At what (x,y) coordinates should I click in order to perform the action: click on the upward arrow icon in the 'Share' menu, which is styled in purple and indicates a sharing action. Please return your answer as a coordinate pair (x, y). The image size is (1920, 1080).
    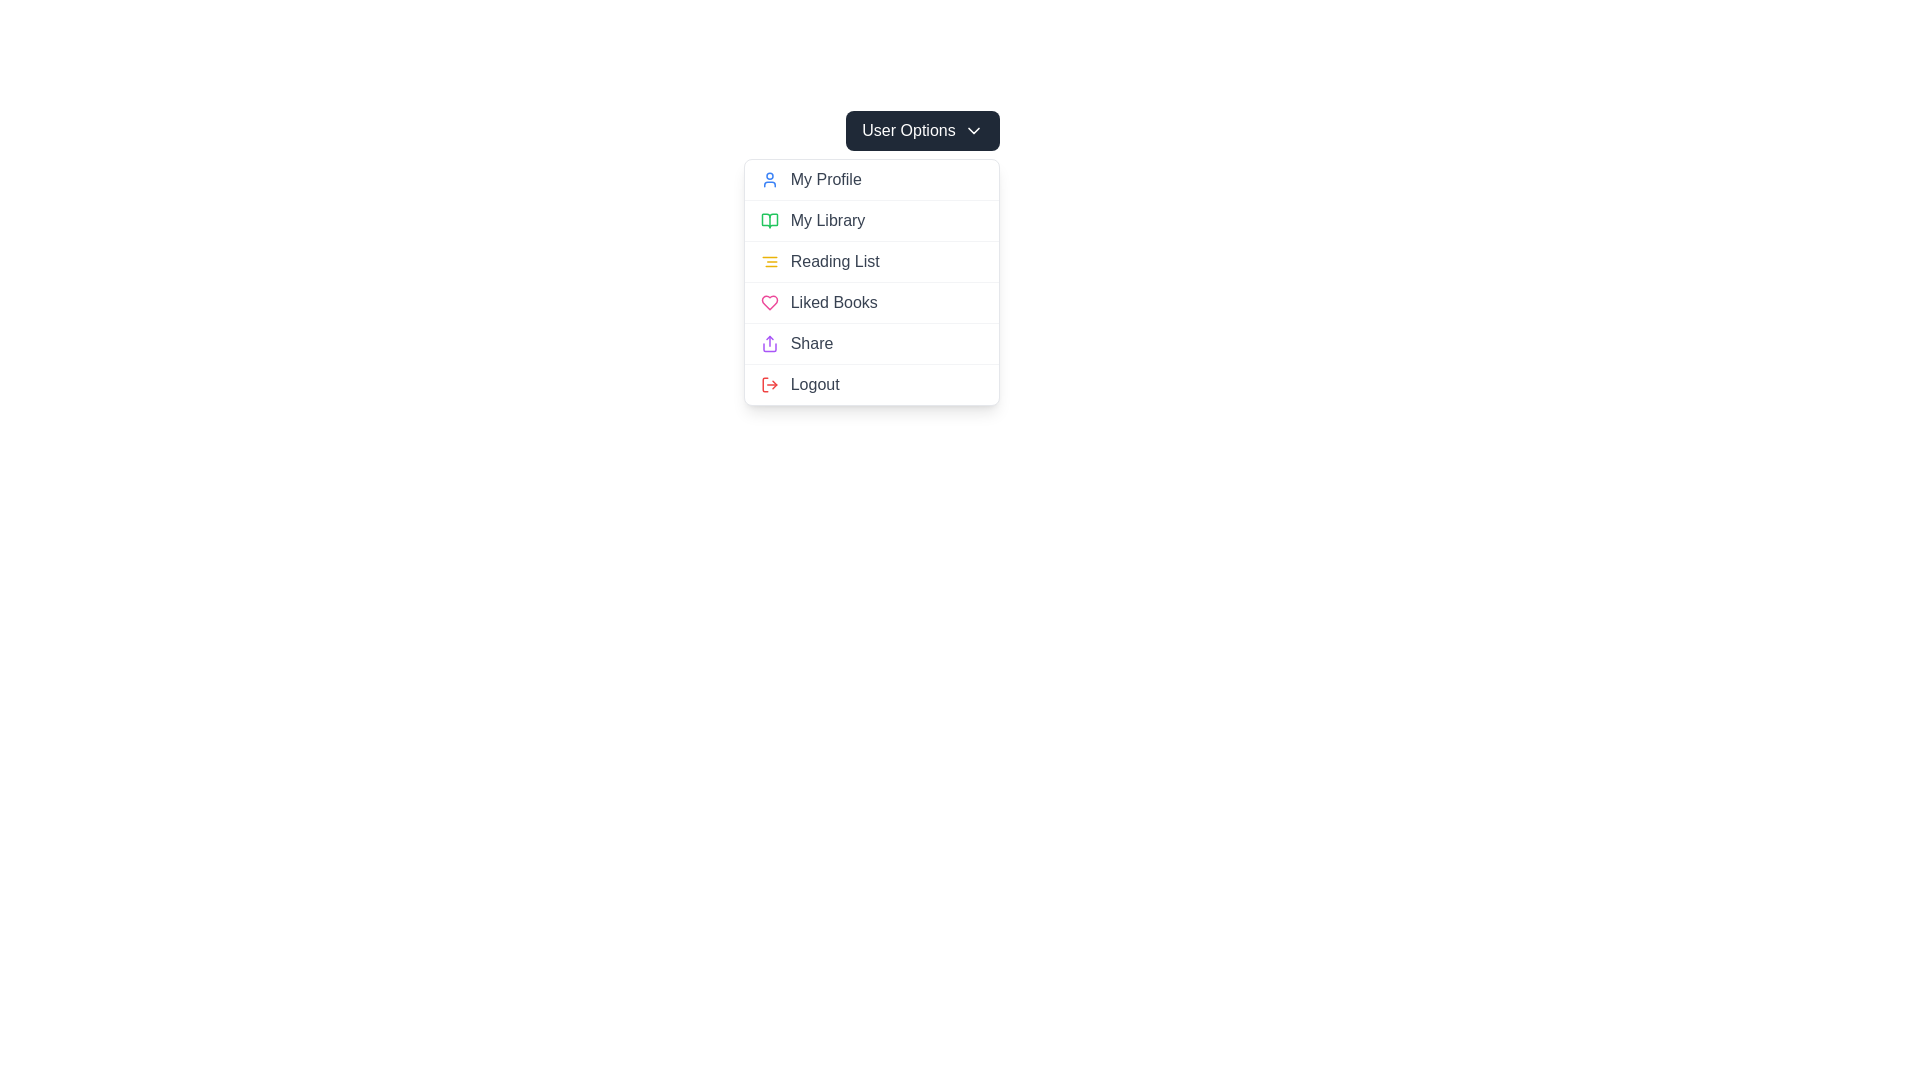
    Looking at the image, I should click on (768, 342).